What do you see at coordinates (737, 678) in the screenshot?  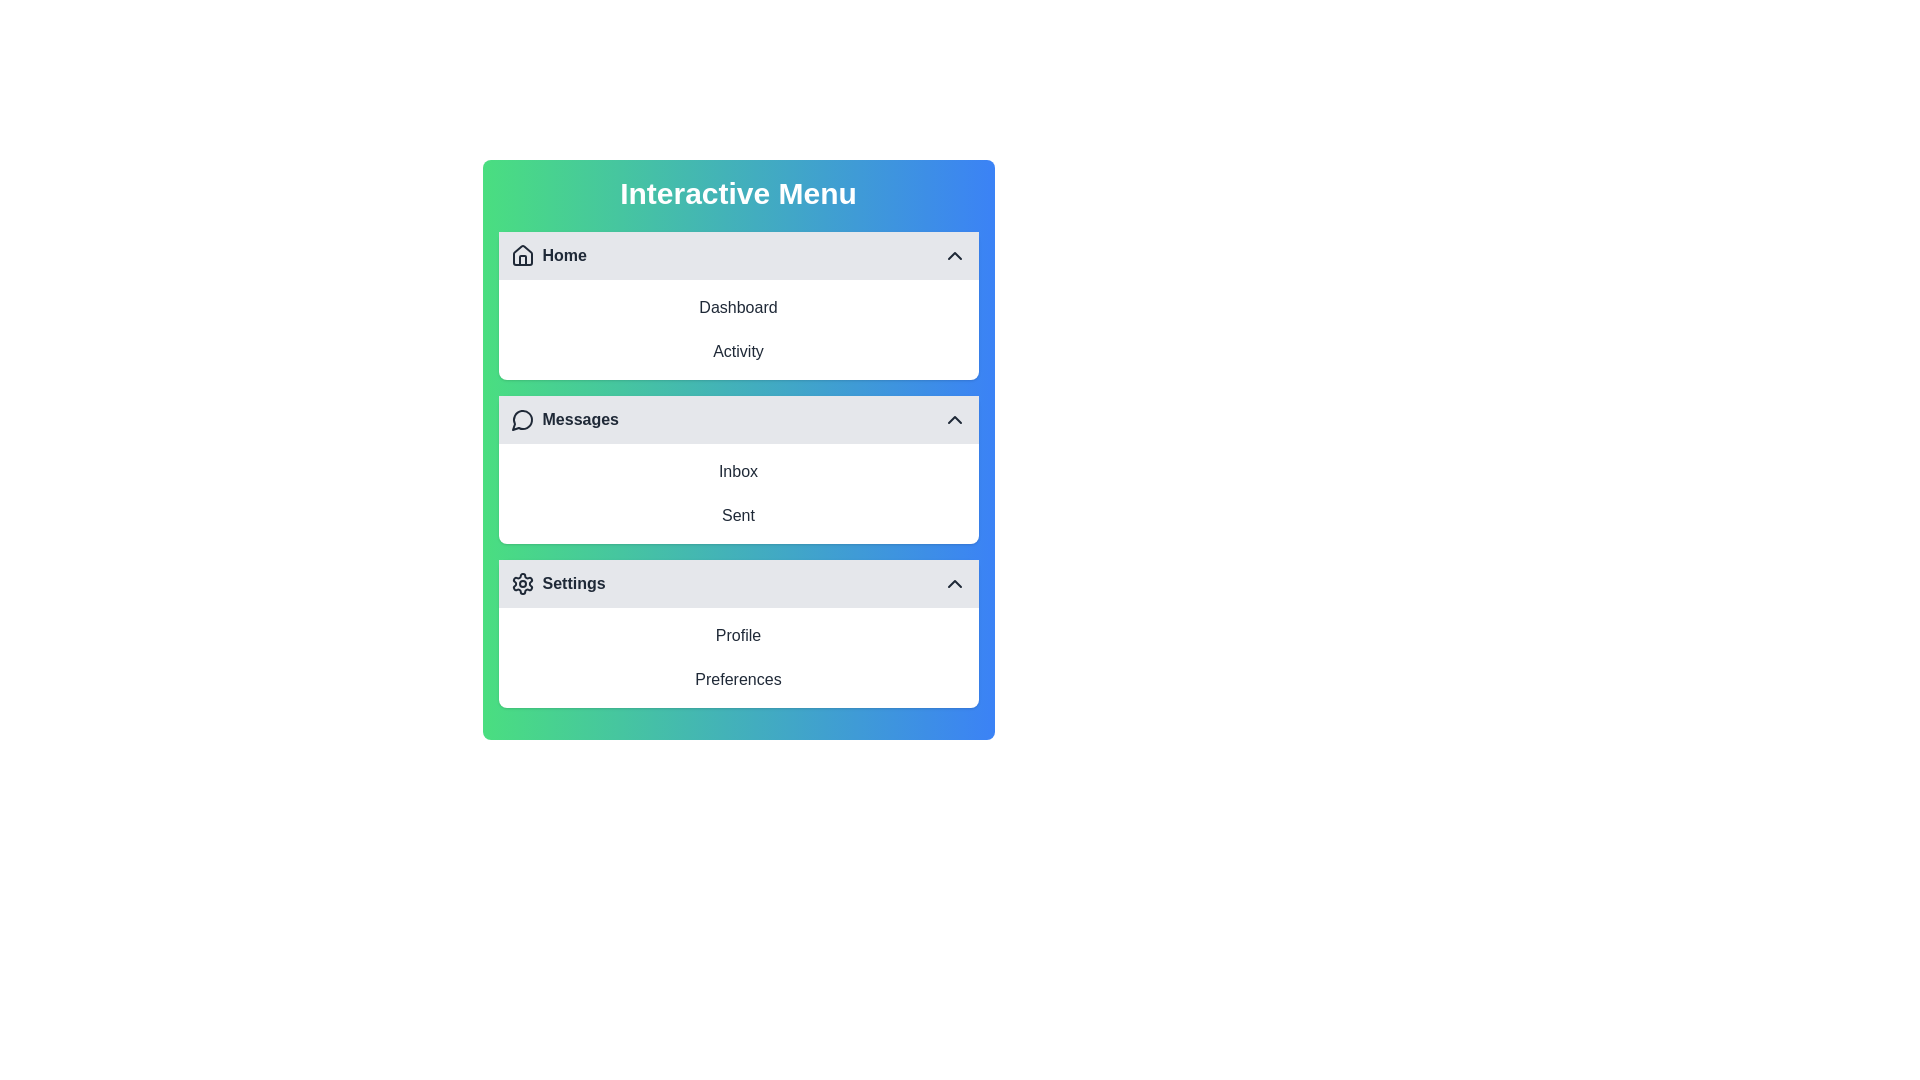 I see `the menu item corresponding to Preferences to select it` at bounding box center [737, 678].